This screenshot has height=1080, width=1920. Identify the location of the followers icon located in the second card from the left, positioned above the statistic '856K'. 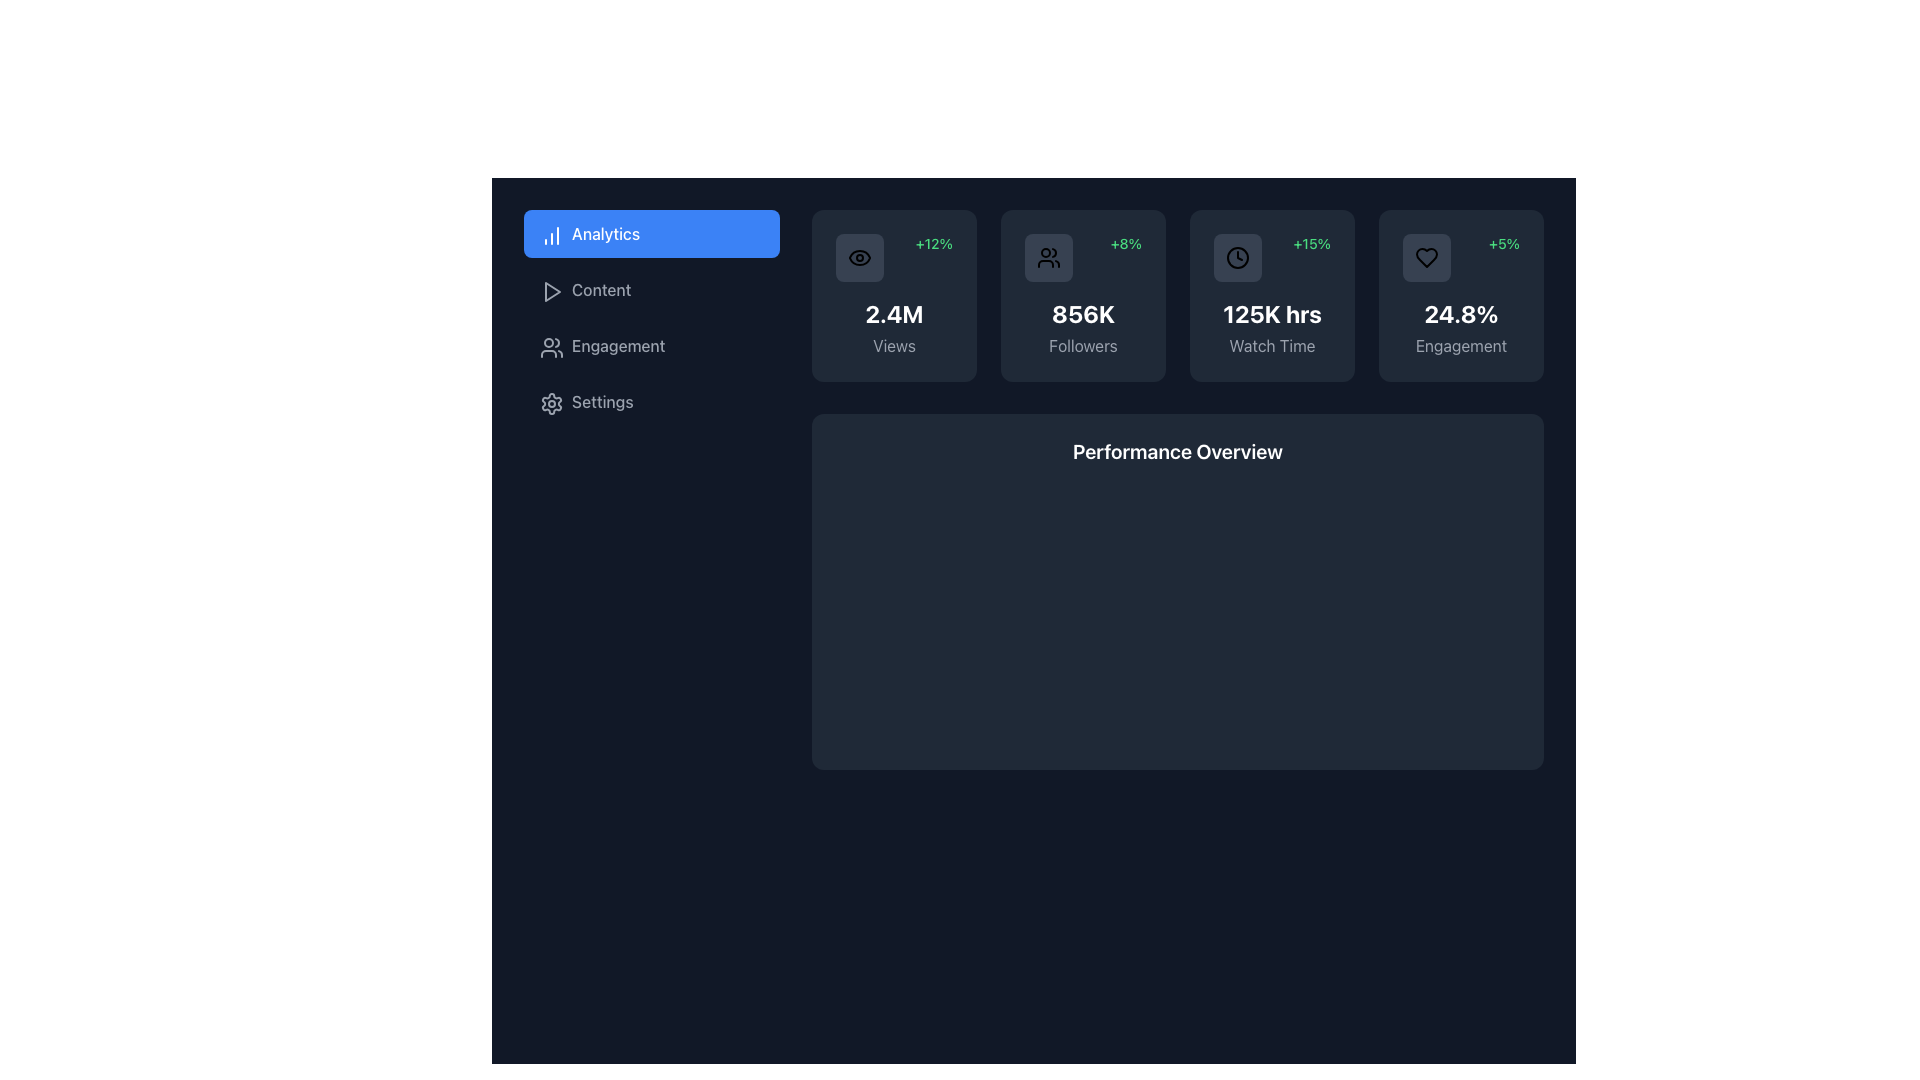
(1048, 257).